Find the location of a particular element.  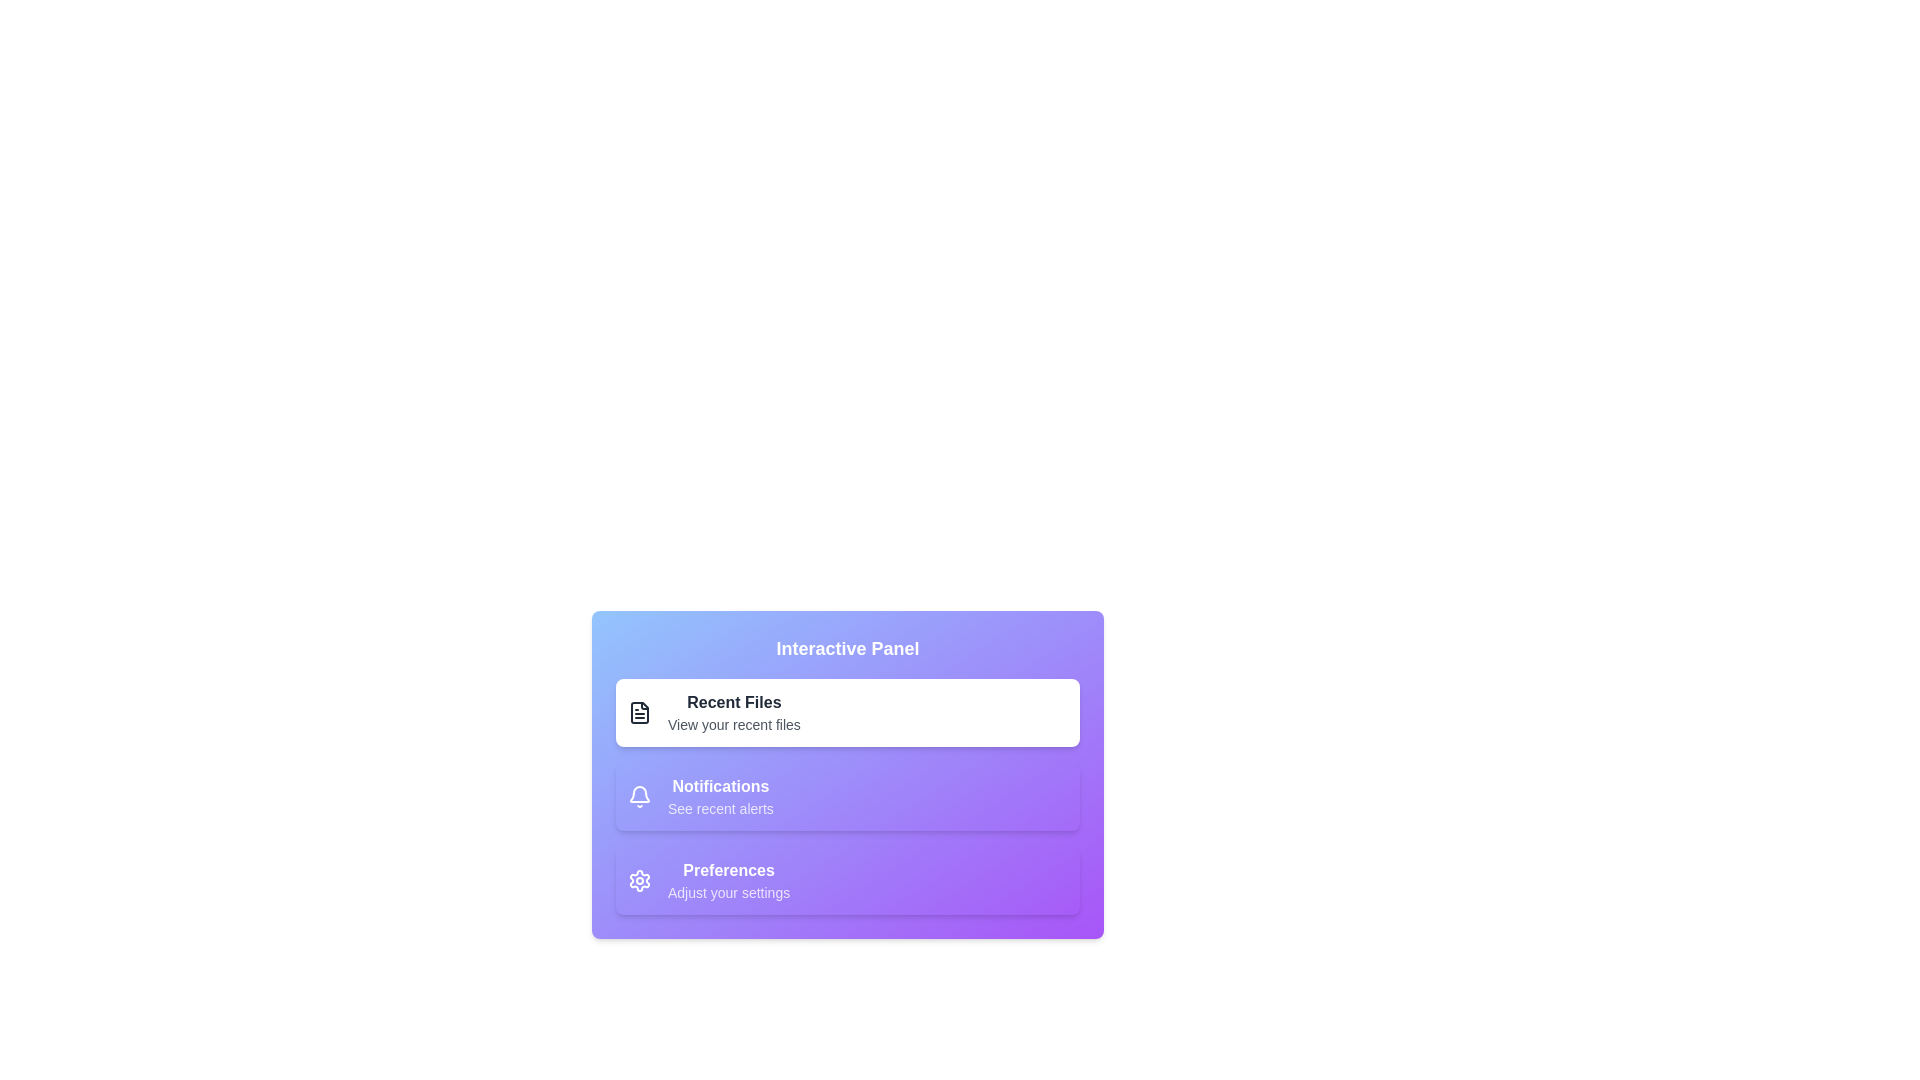

the section represented by Preferences is located at coordinates (638, 879).